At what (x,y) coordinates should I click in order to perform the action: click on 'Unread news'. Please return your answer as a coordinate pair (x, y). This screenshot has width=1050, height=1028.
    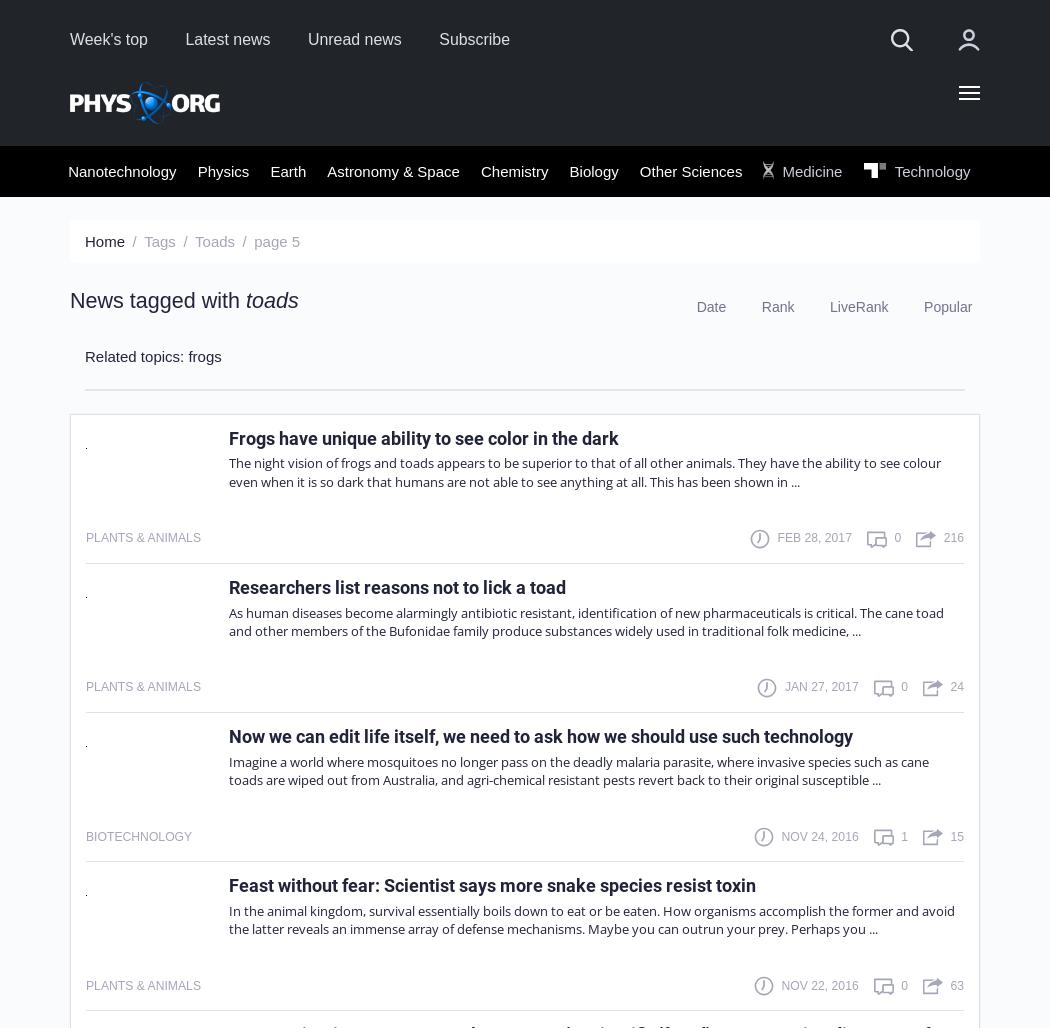
    Looking at the image, I should click on (307, 38).